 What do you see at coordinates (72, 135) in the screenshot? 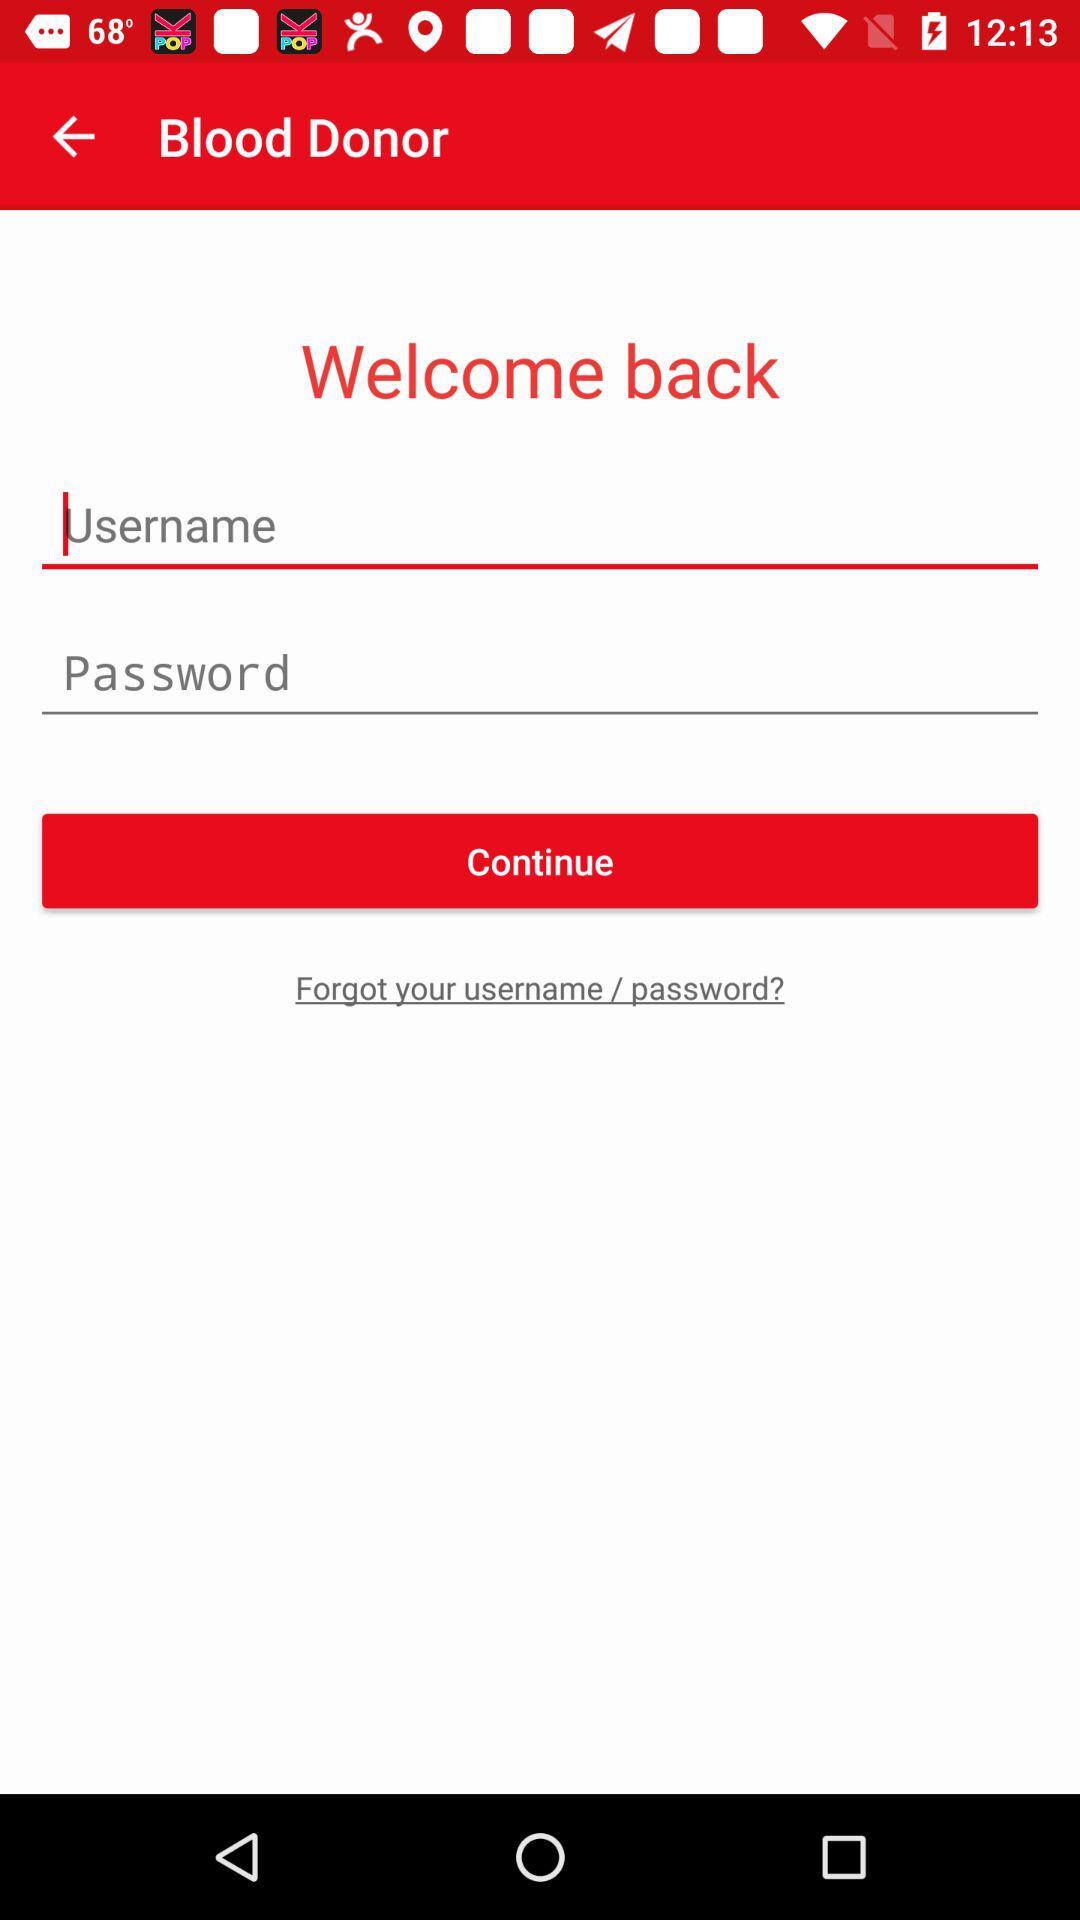
I see `the item next to blood donor` at bounding box center [72, 135].